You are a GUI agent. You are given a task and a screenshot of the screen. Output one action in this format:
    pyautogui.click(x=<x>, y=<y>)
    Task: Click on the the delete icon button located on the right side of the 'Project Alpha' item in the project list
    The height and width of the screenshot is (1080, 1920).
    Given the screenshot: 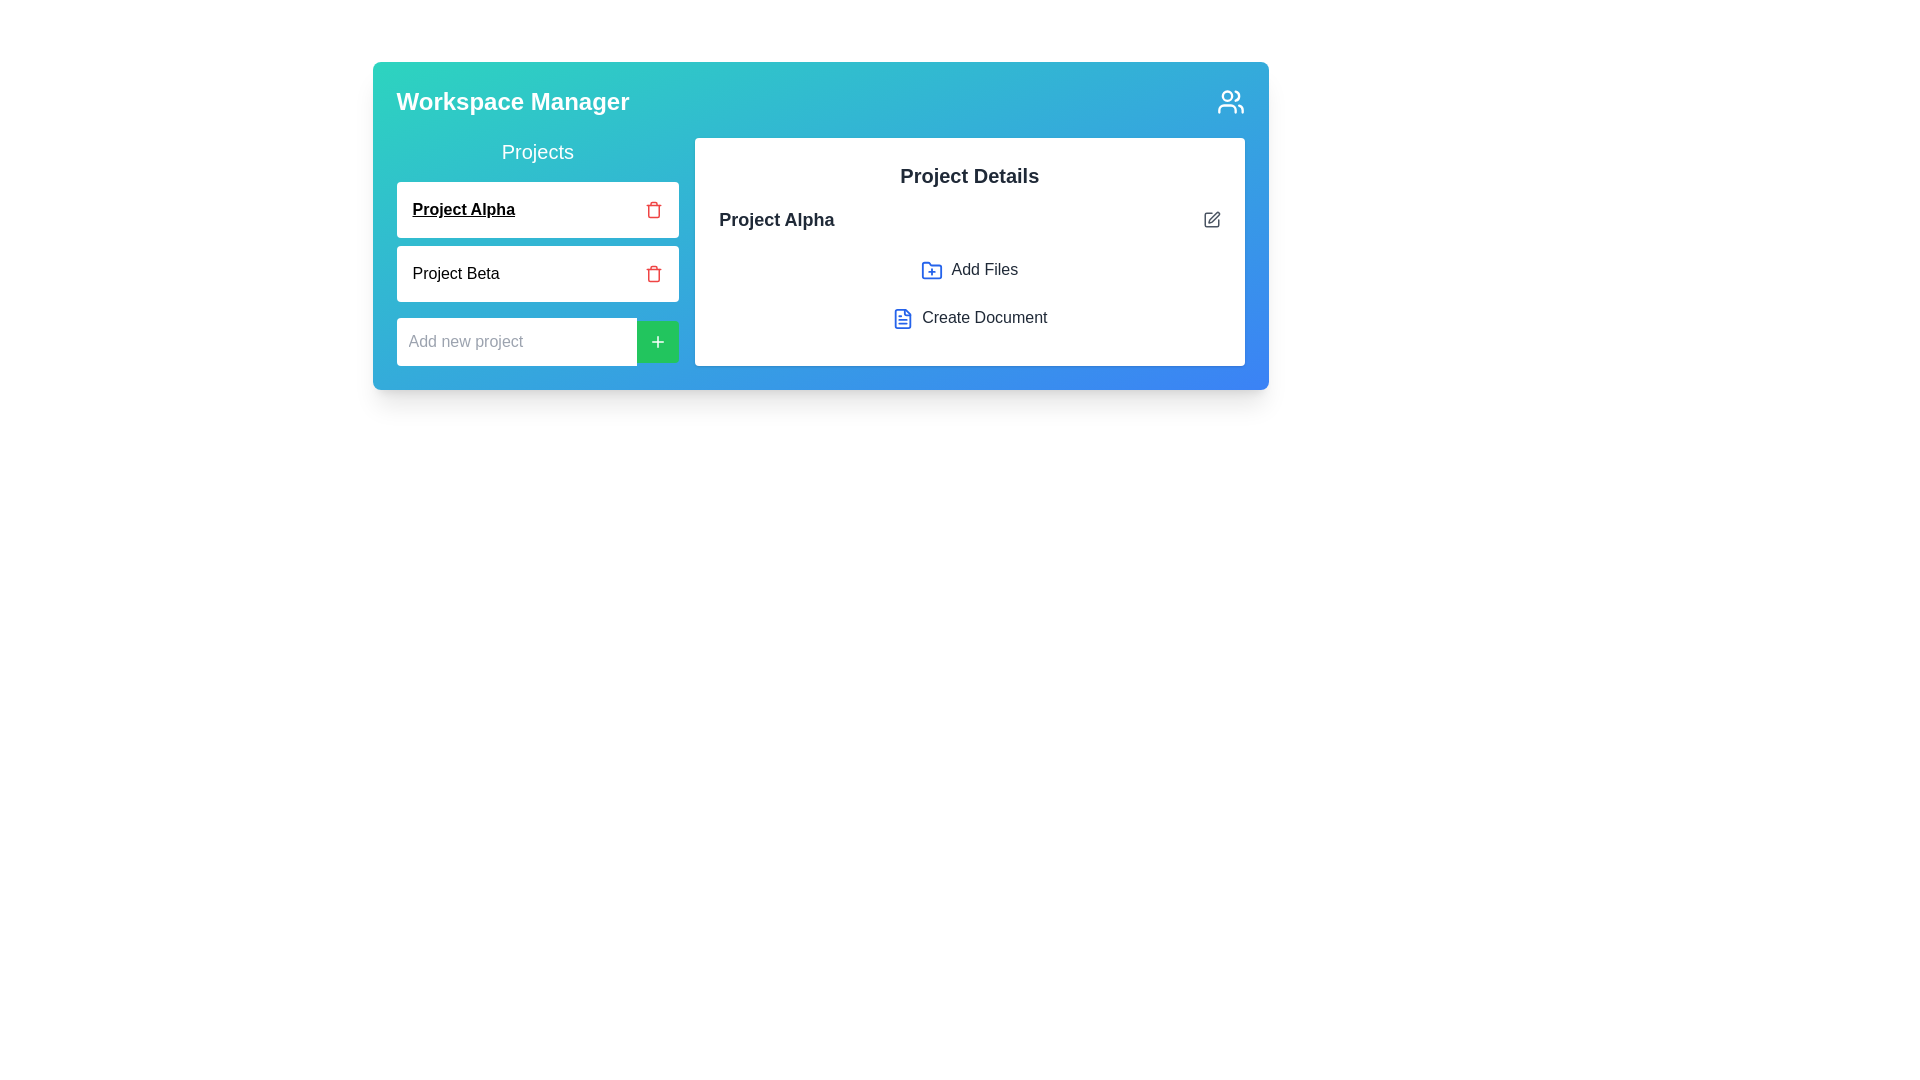 What is the action you would take?
    pyautogui.click(x=654, y=209)
    